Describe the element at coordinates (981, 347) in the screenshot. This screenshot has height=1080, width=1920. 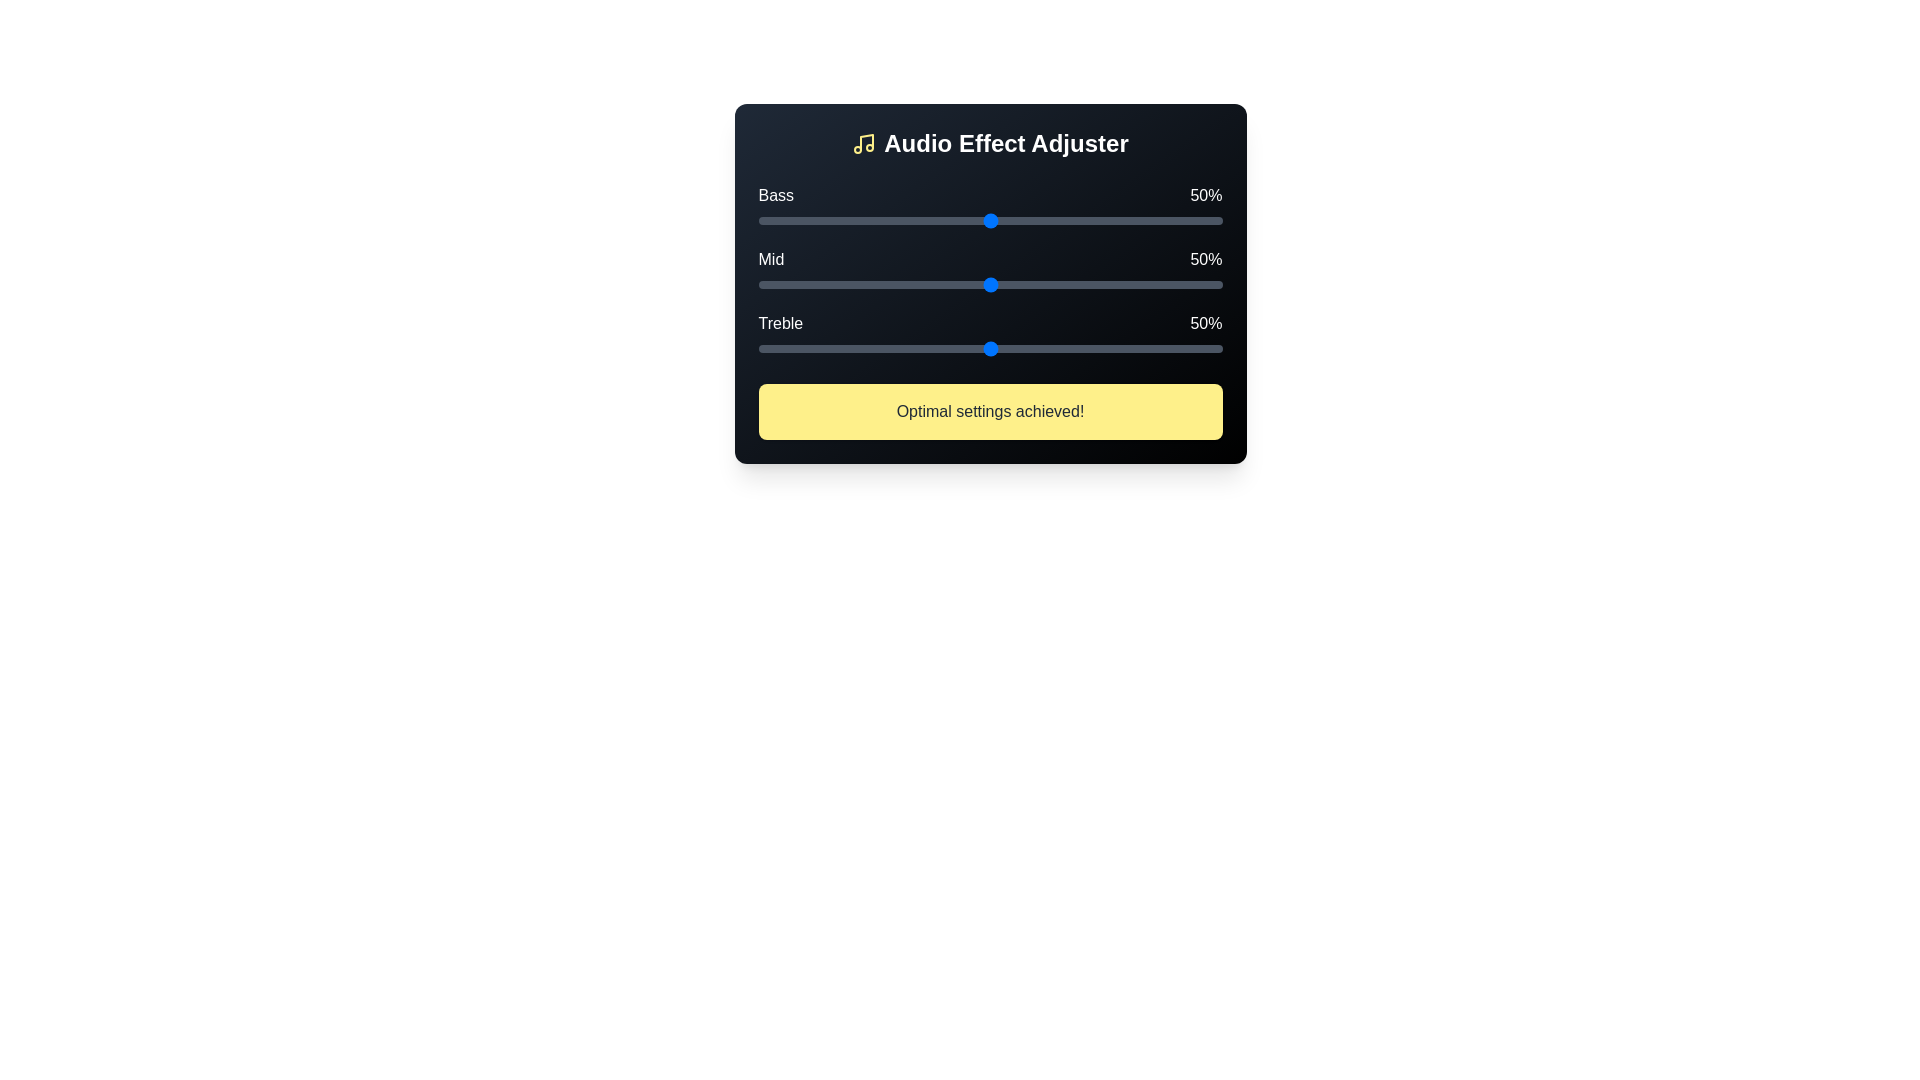
I see `the treble slider to 48%` at that location.